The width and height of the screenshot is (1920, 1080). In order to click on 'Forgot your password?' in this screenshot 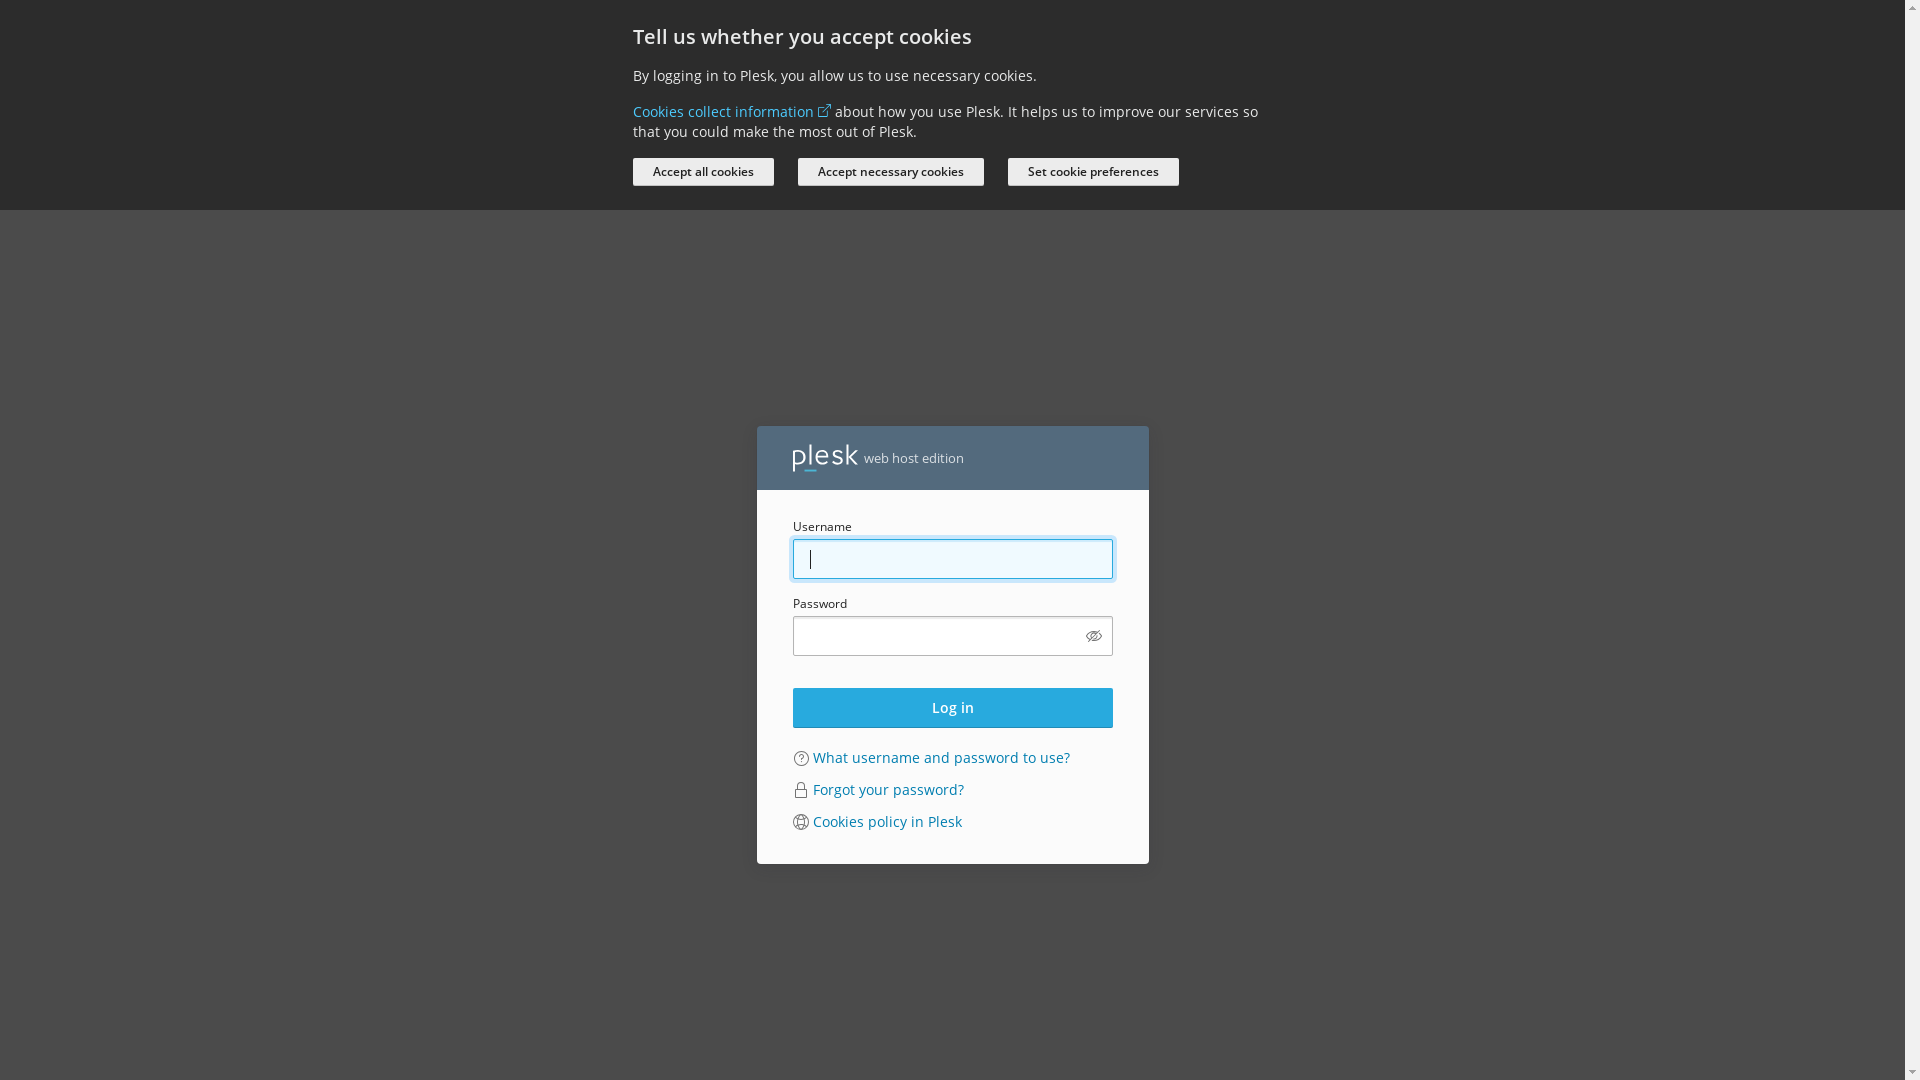, I will do `click(811, 788)`.